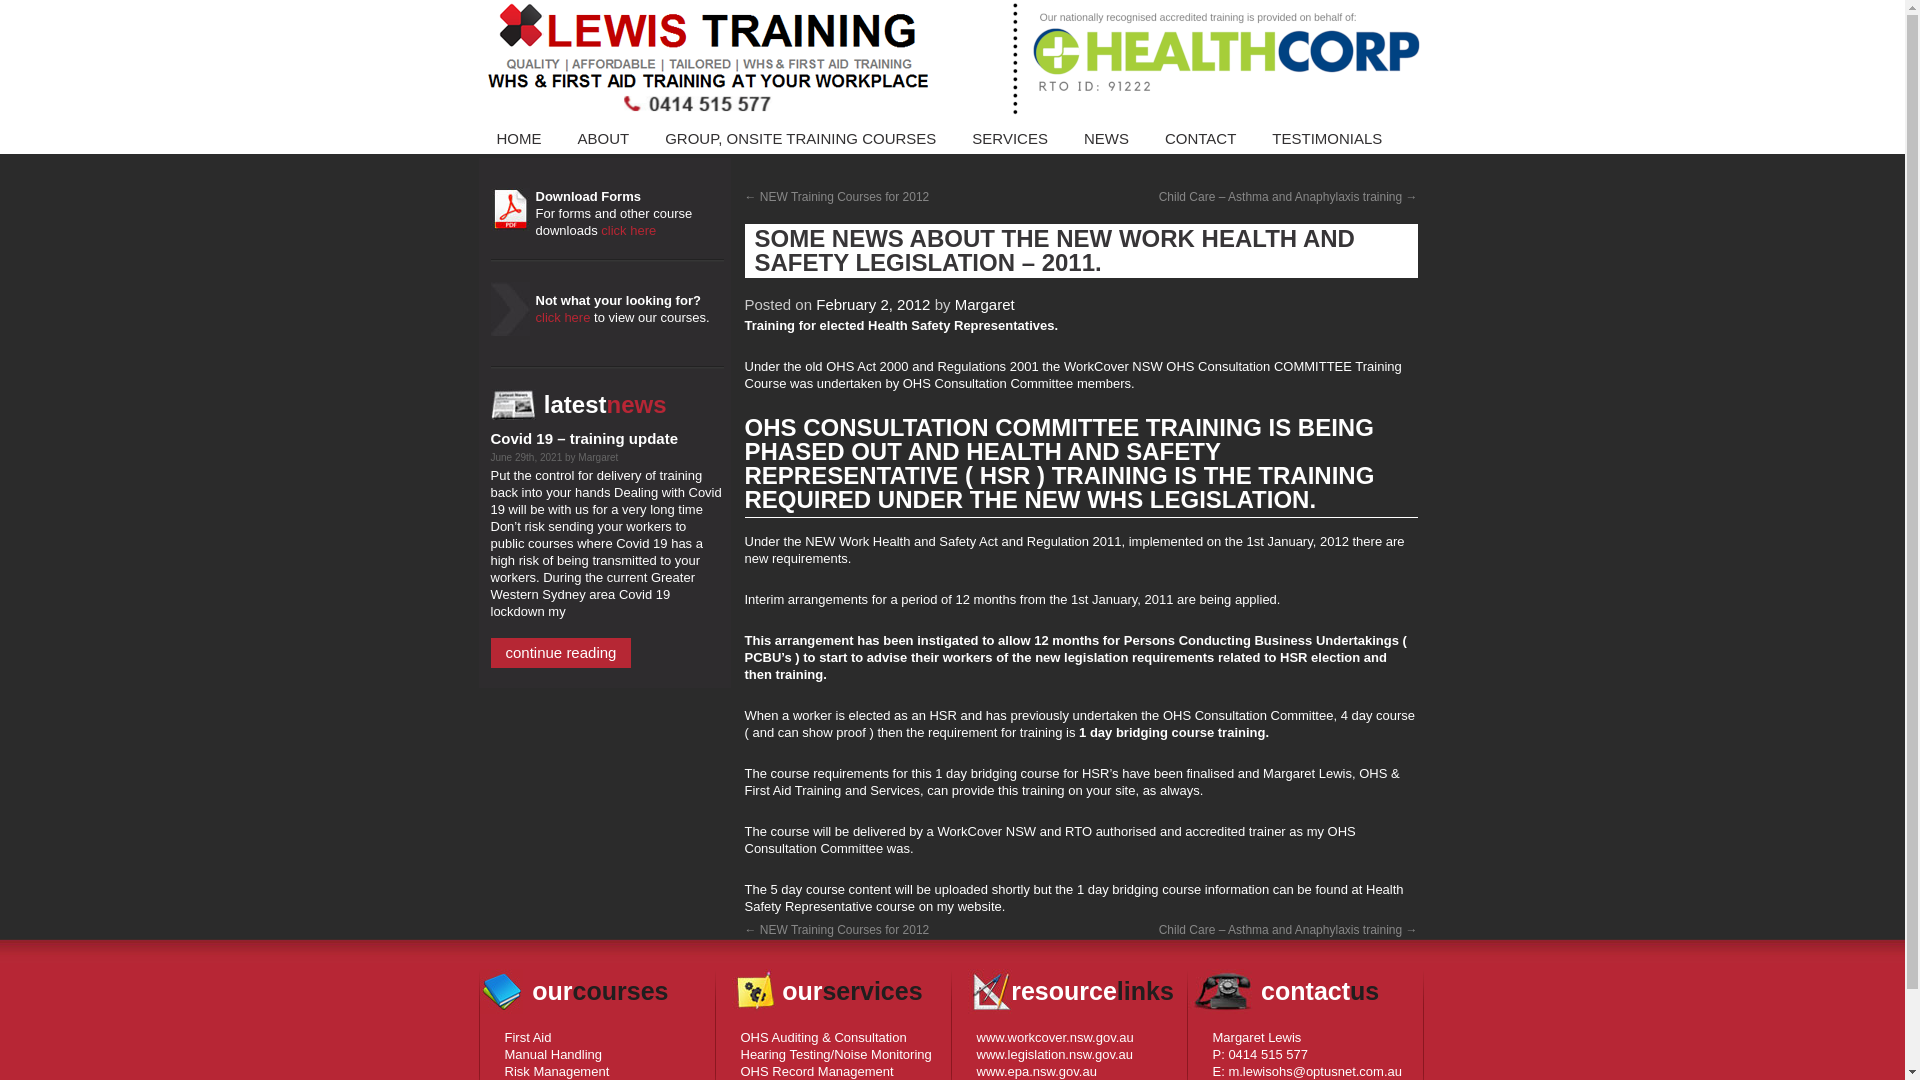 Image resolution: width=1920 pixels, height=1080 pixels. Describe the element at coordinates (527, 1036) in the screenshot. I see `'First Aid'` at that location.